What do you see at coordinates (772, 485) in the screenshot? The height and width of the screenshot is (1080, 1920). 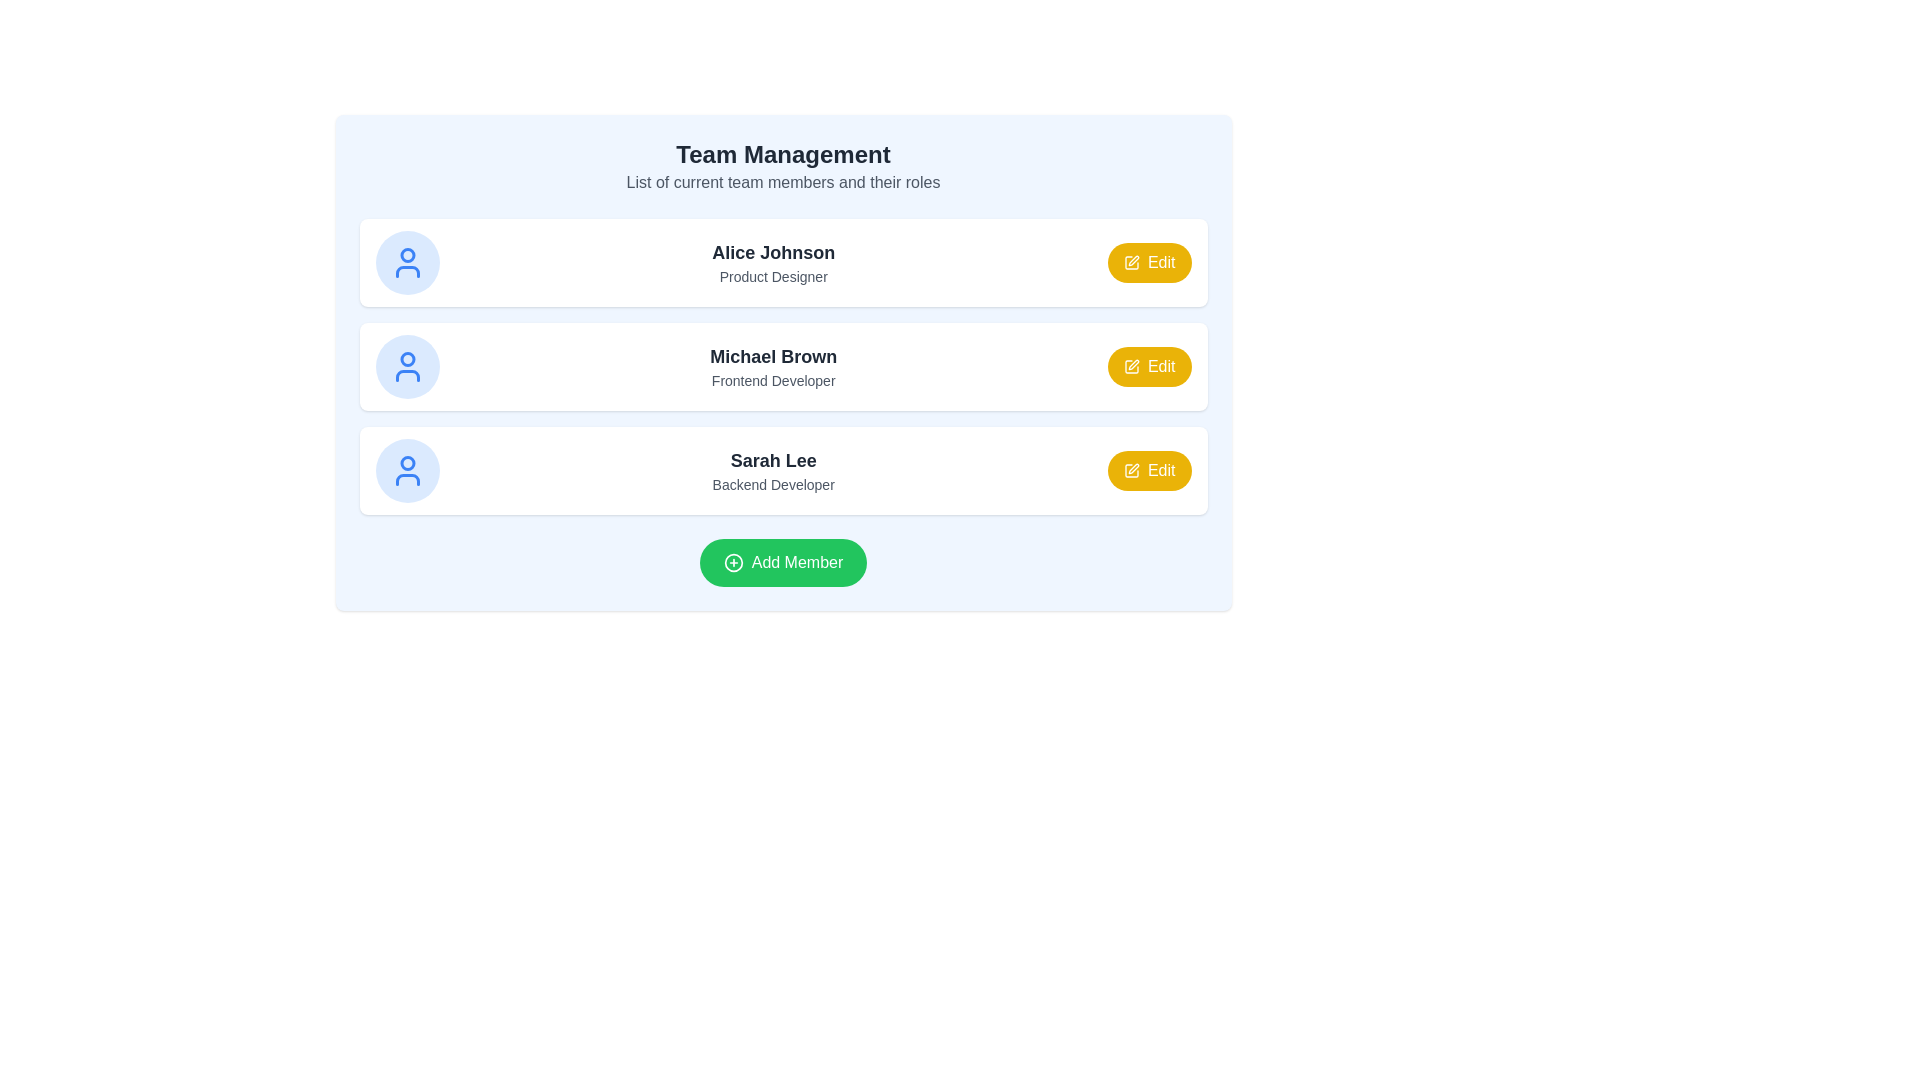 I see `the text label displaying the job role of team member 'Sarah Lee', which is positioned below her name in the third team member card` at bounding box center [772, 485].